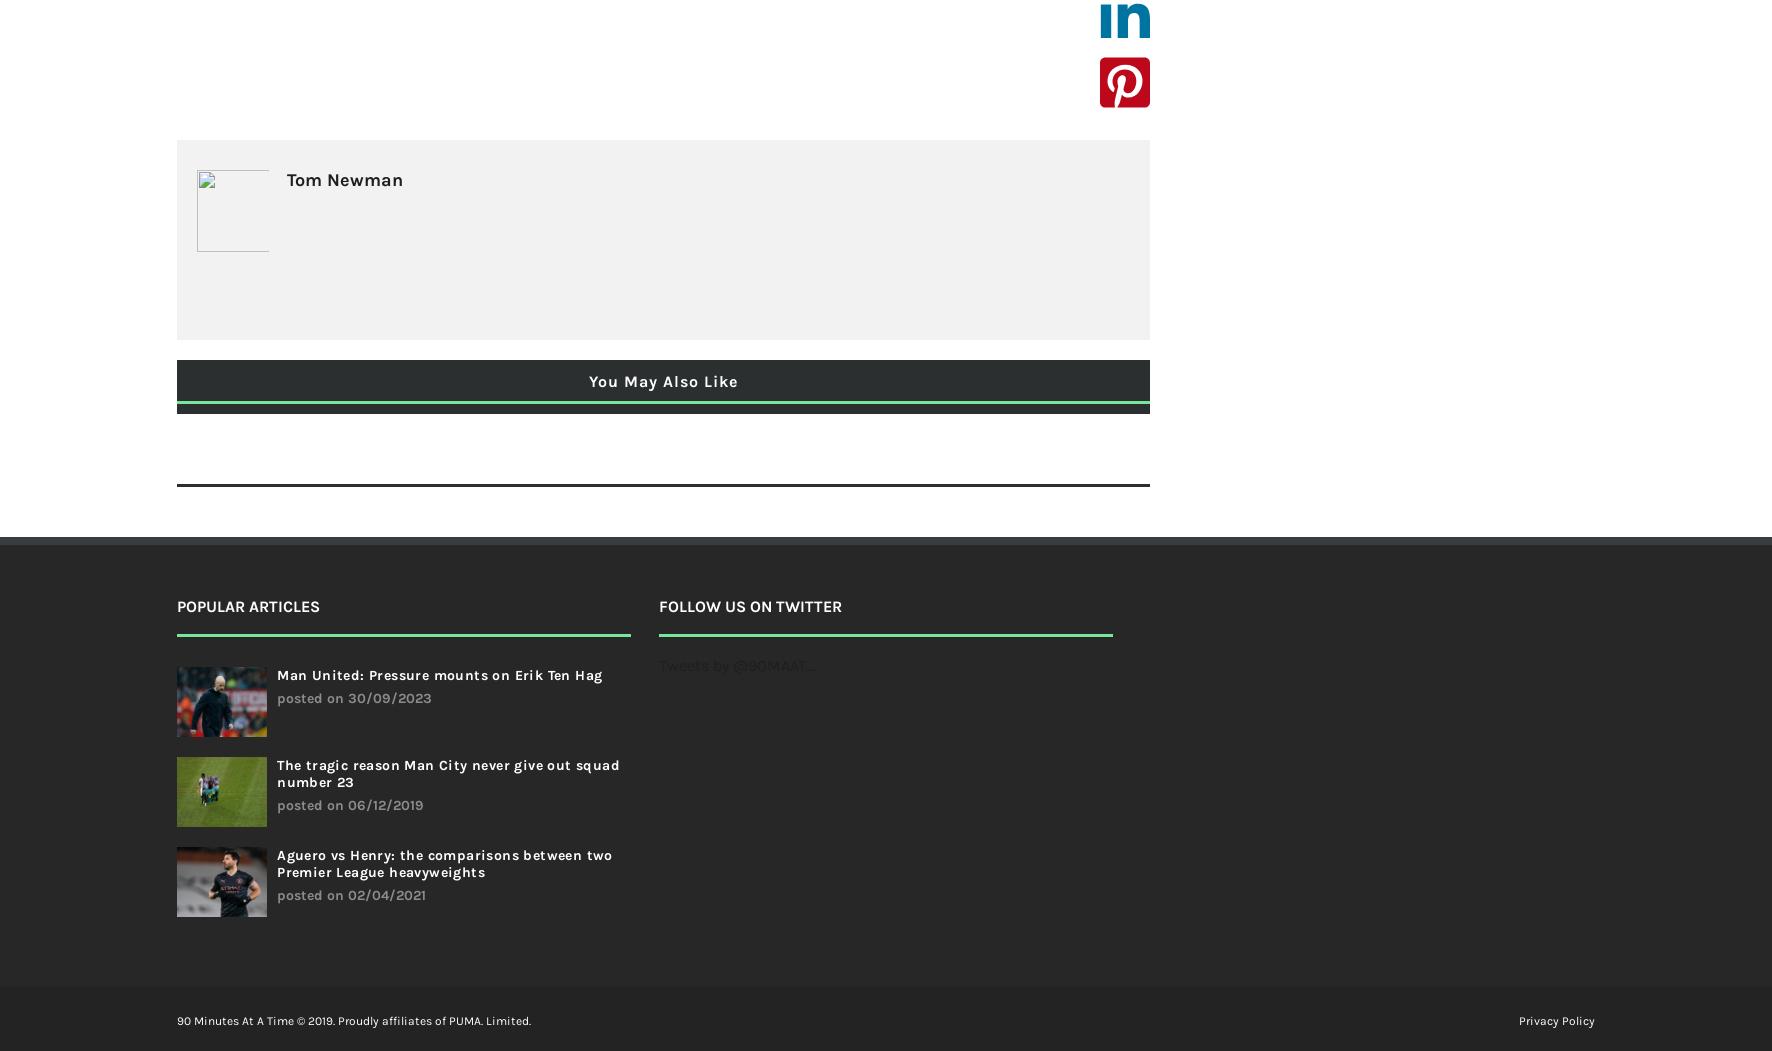  Describe the element at coordinates (662, 380) in the screenshot. I see `'You May Also Like'` at that location.